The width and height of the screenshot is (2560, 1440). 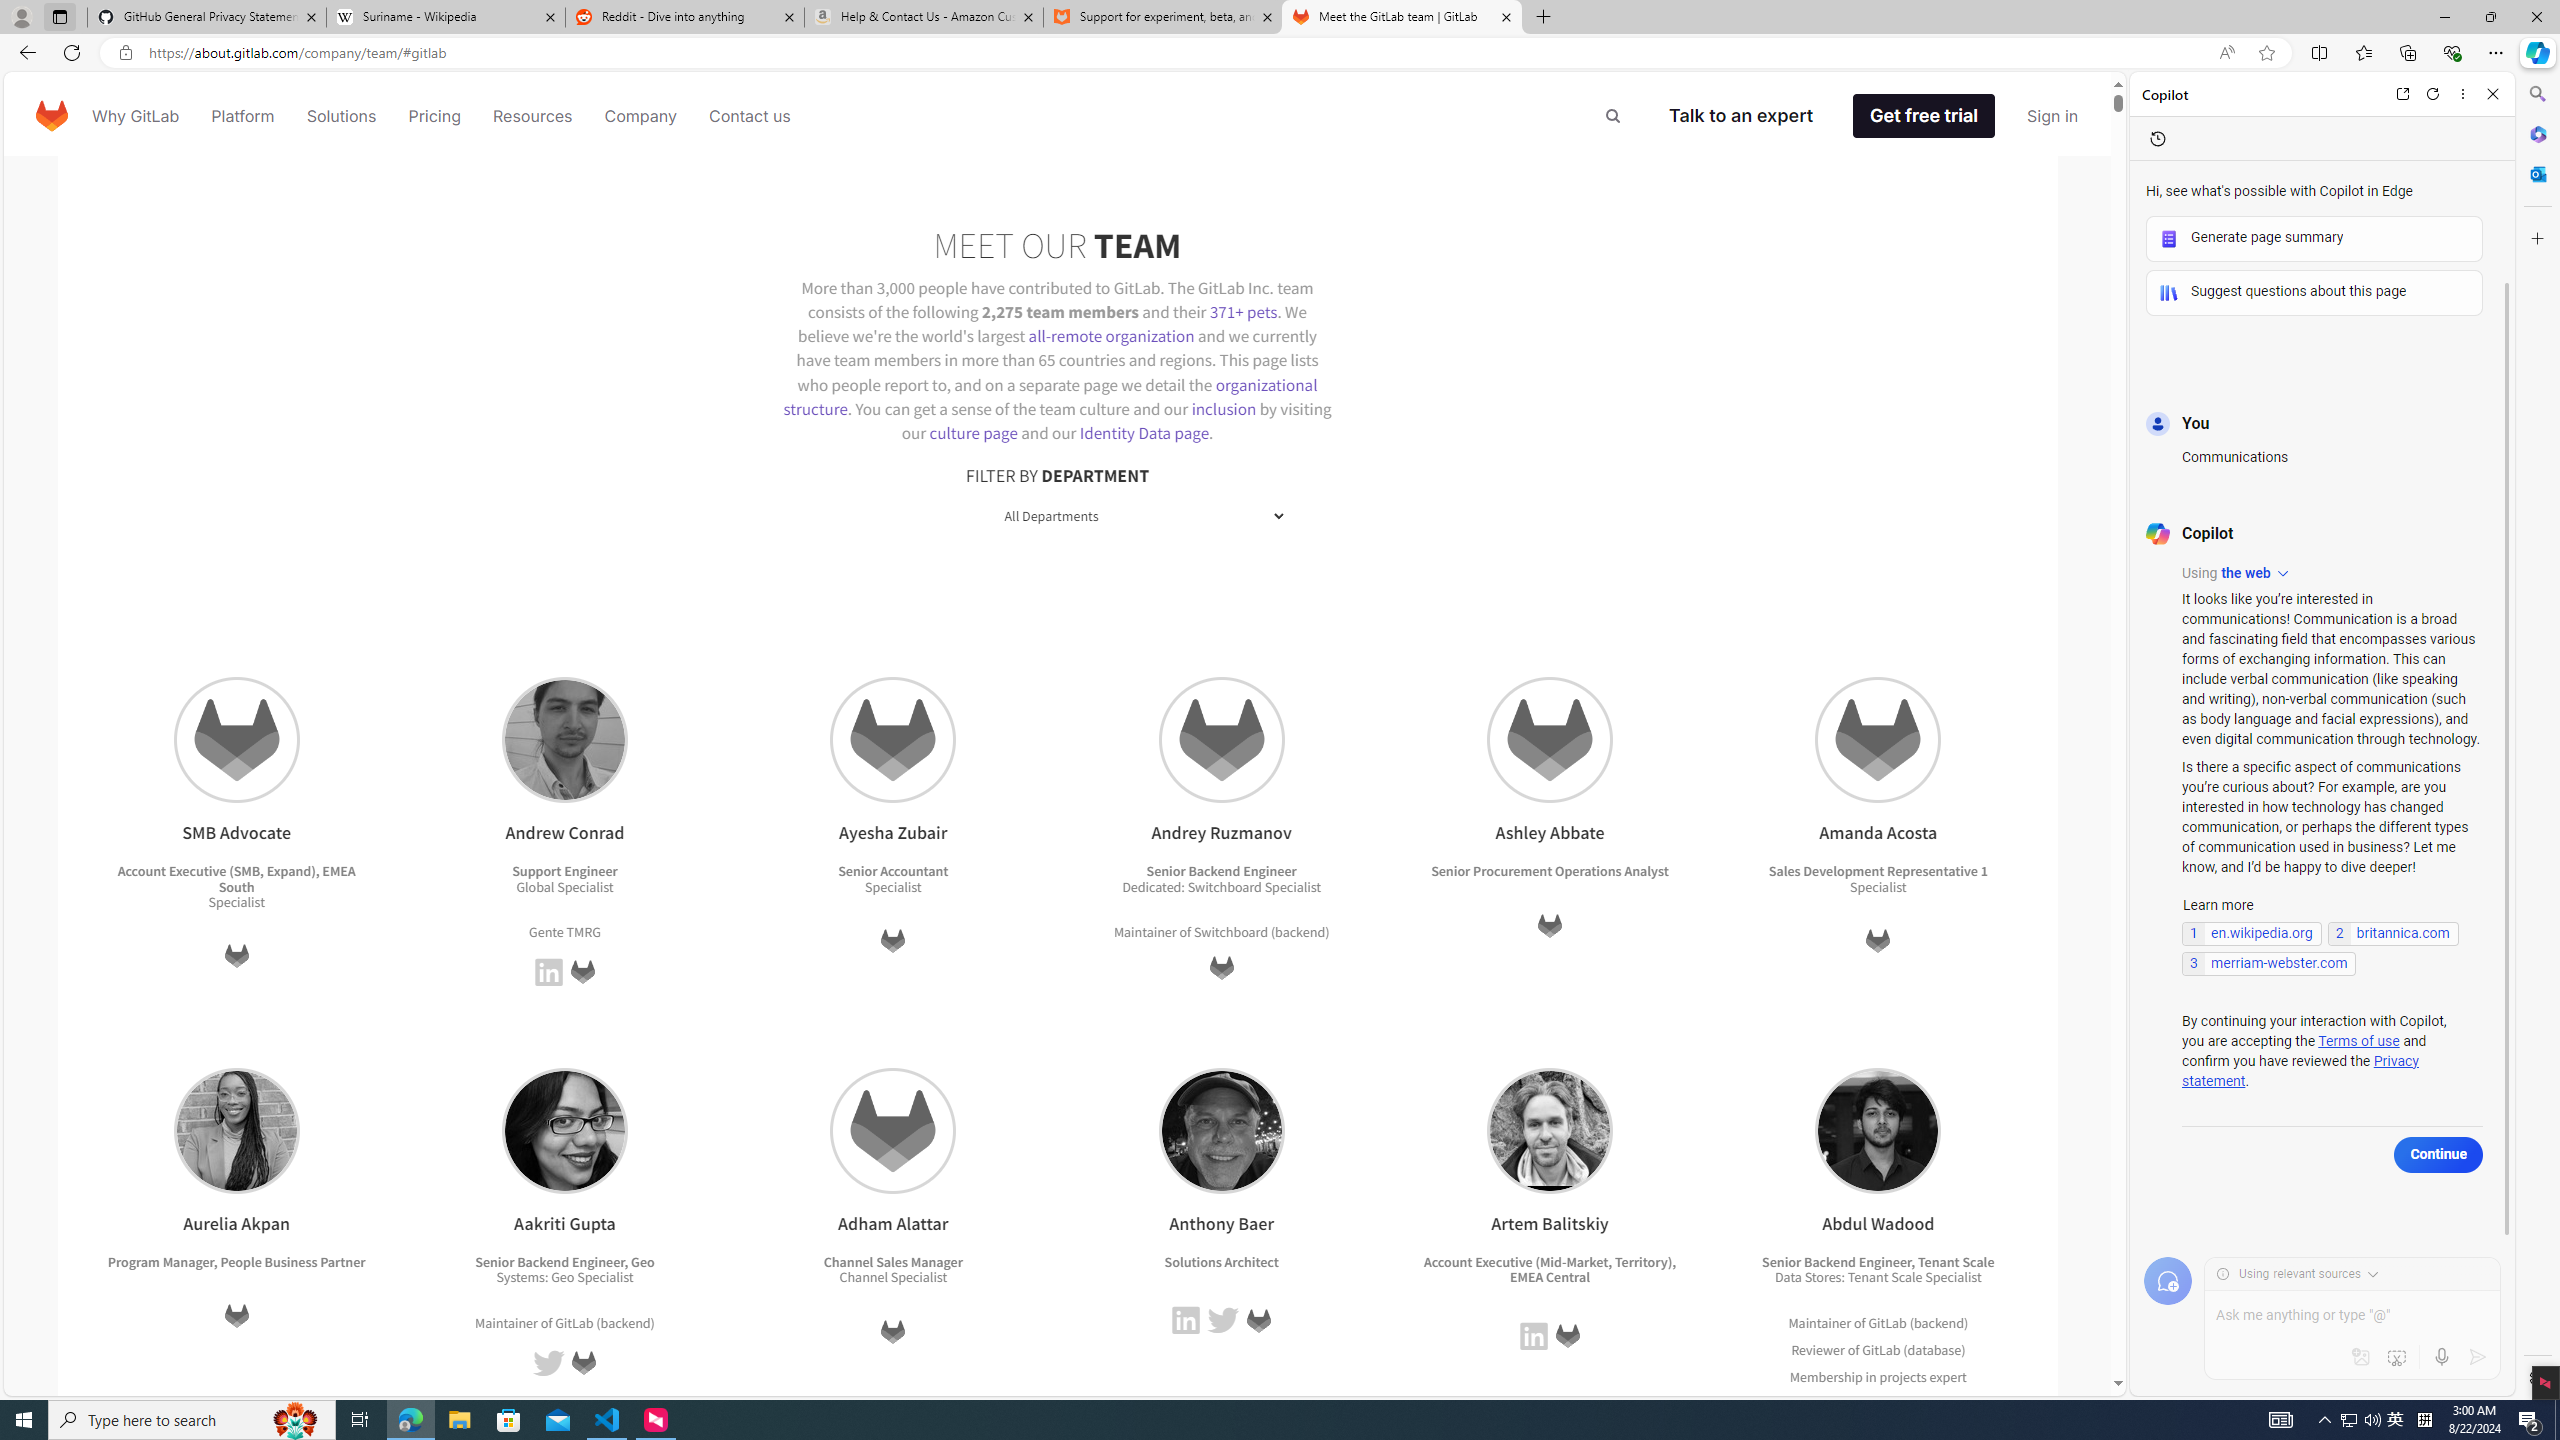 What do you see at coordinates (1549, 870) in the screenshot?
I see `'Senior Procurement Operations Analyst'` at bounding box center [1549, 870].